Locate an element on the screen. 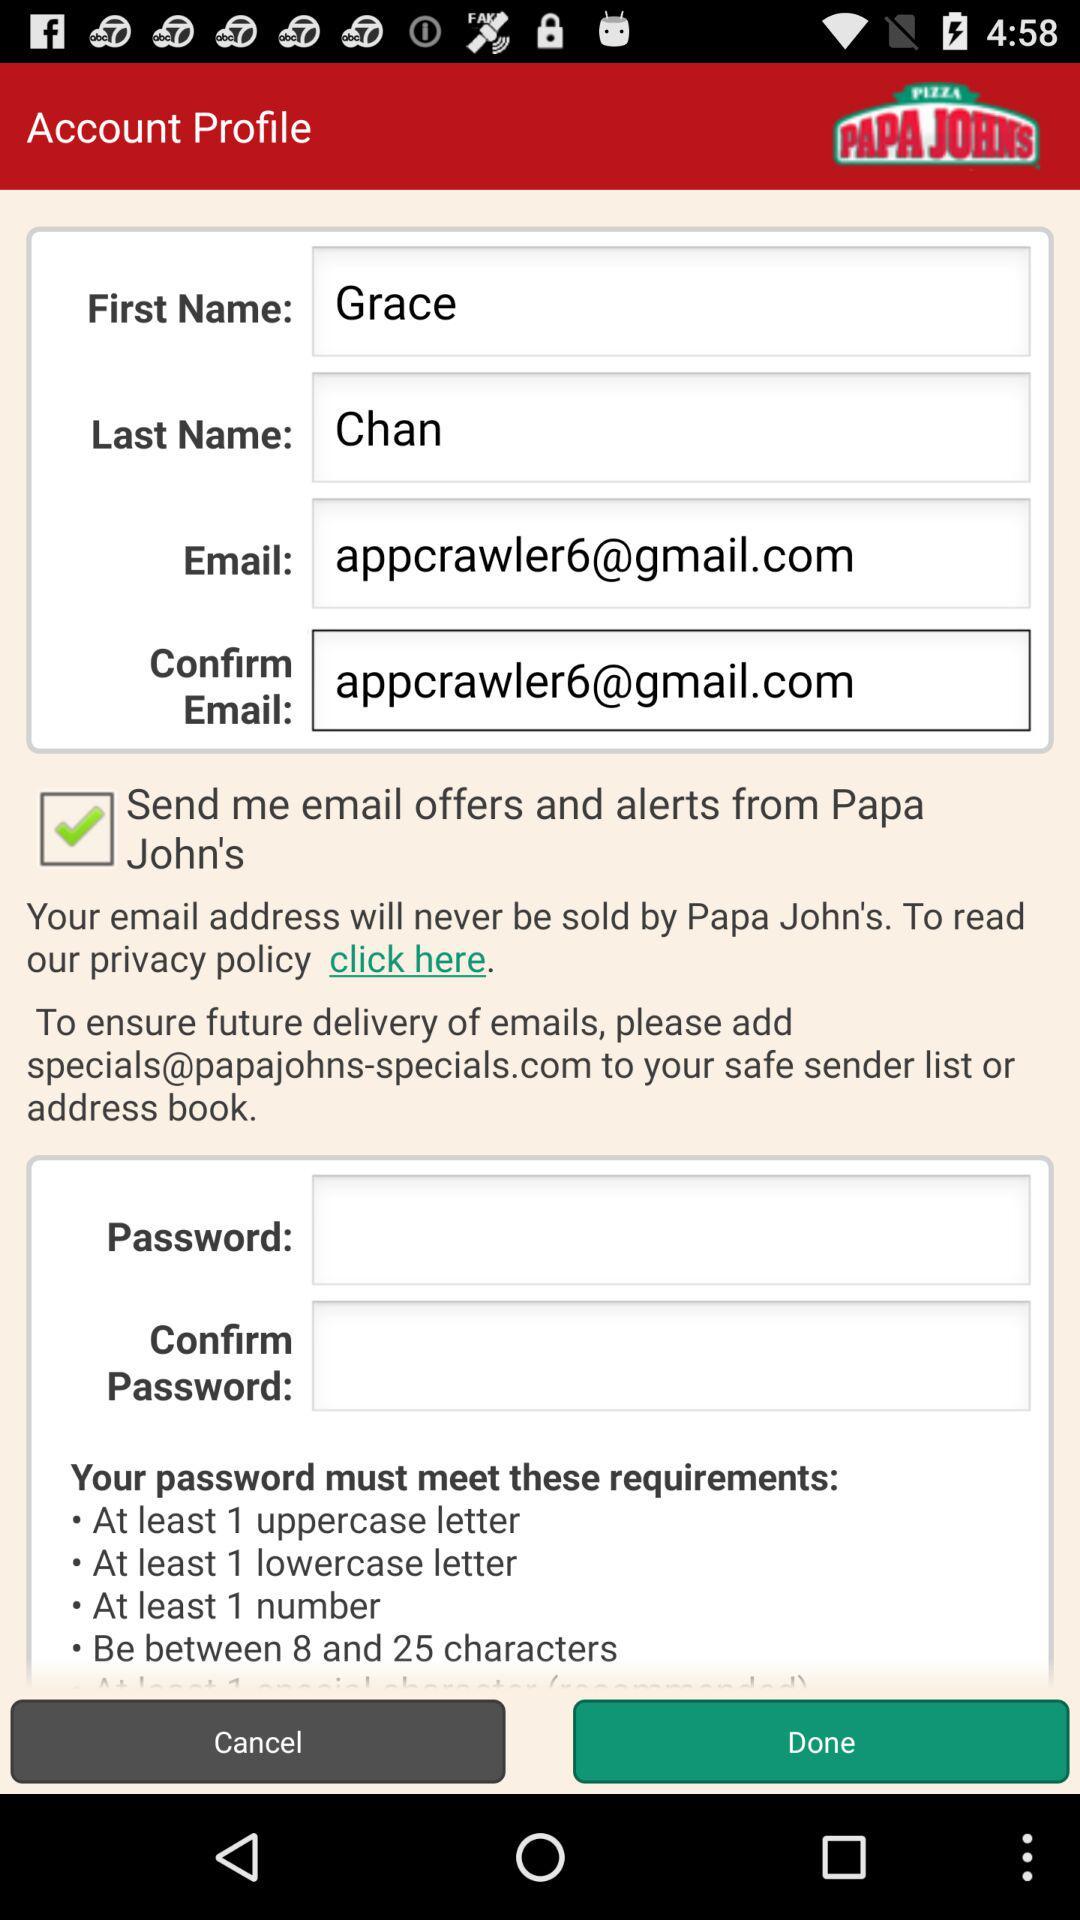 The width and height of the screenshot is (1080, 1920). password to confirm is located at coordinates (671, 1361).